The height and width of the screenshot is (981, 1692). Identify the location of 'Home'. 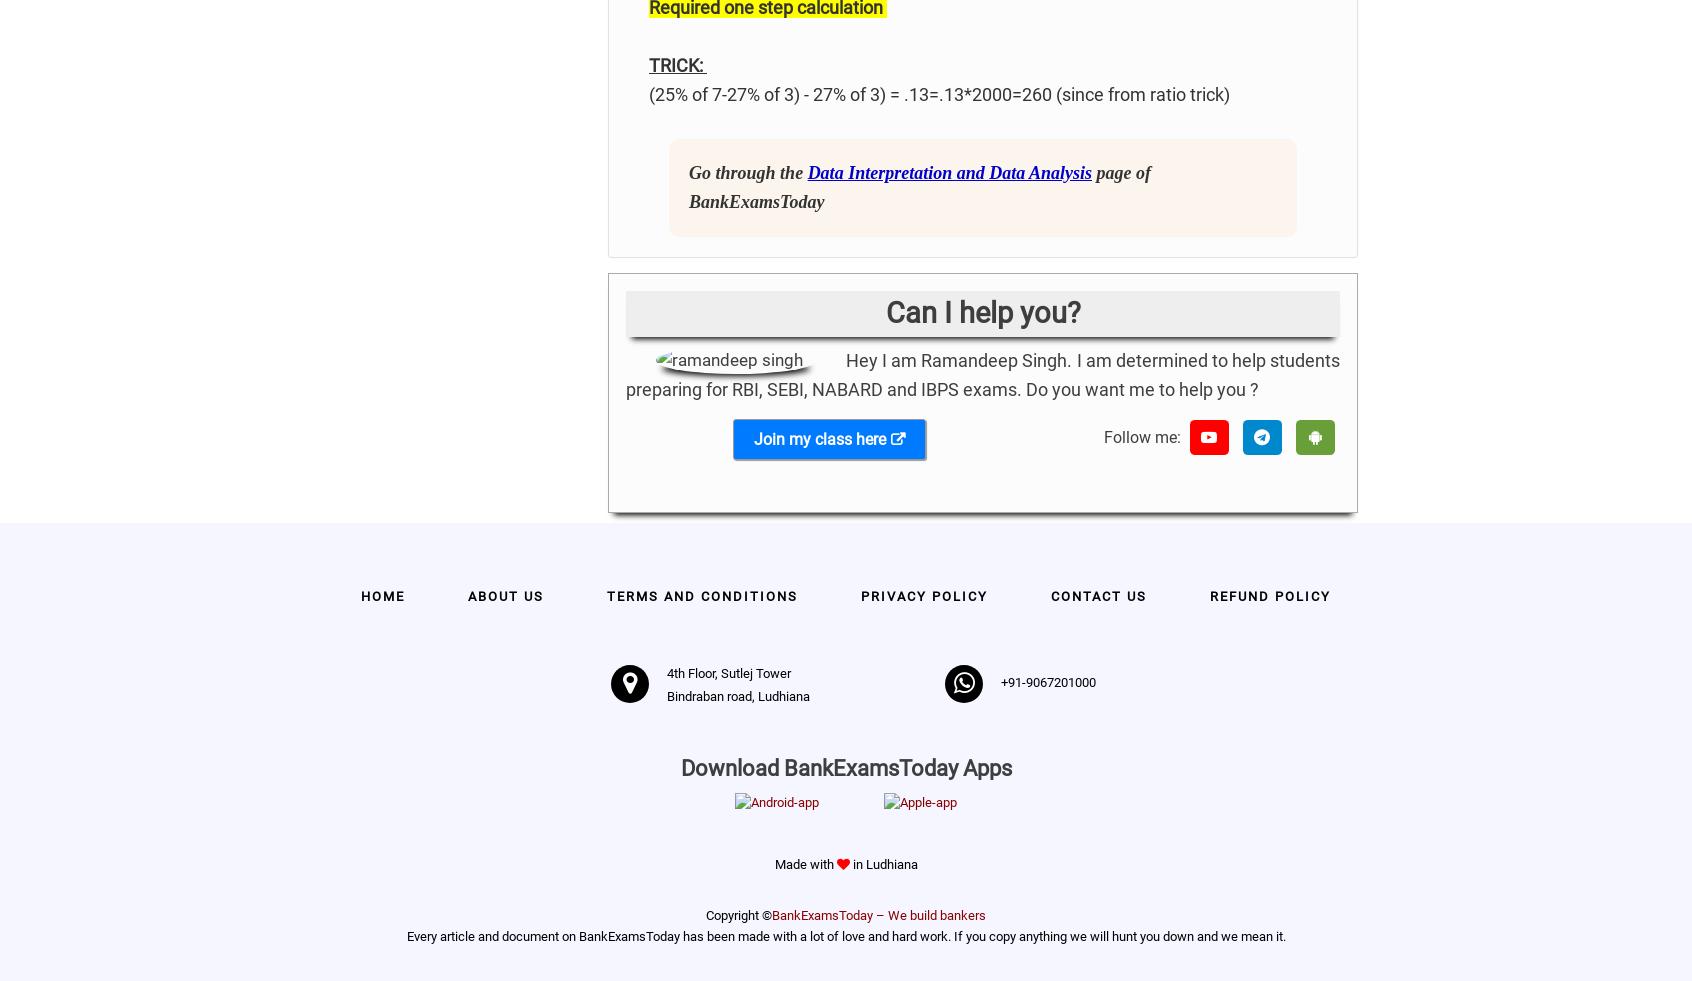
(383, 596).